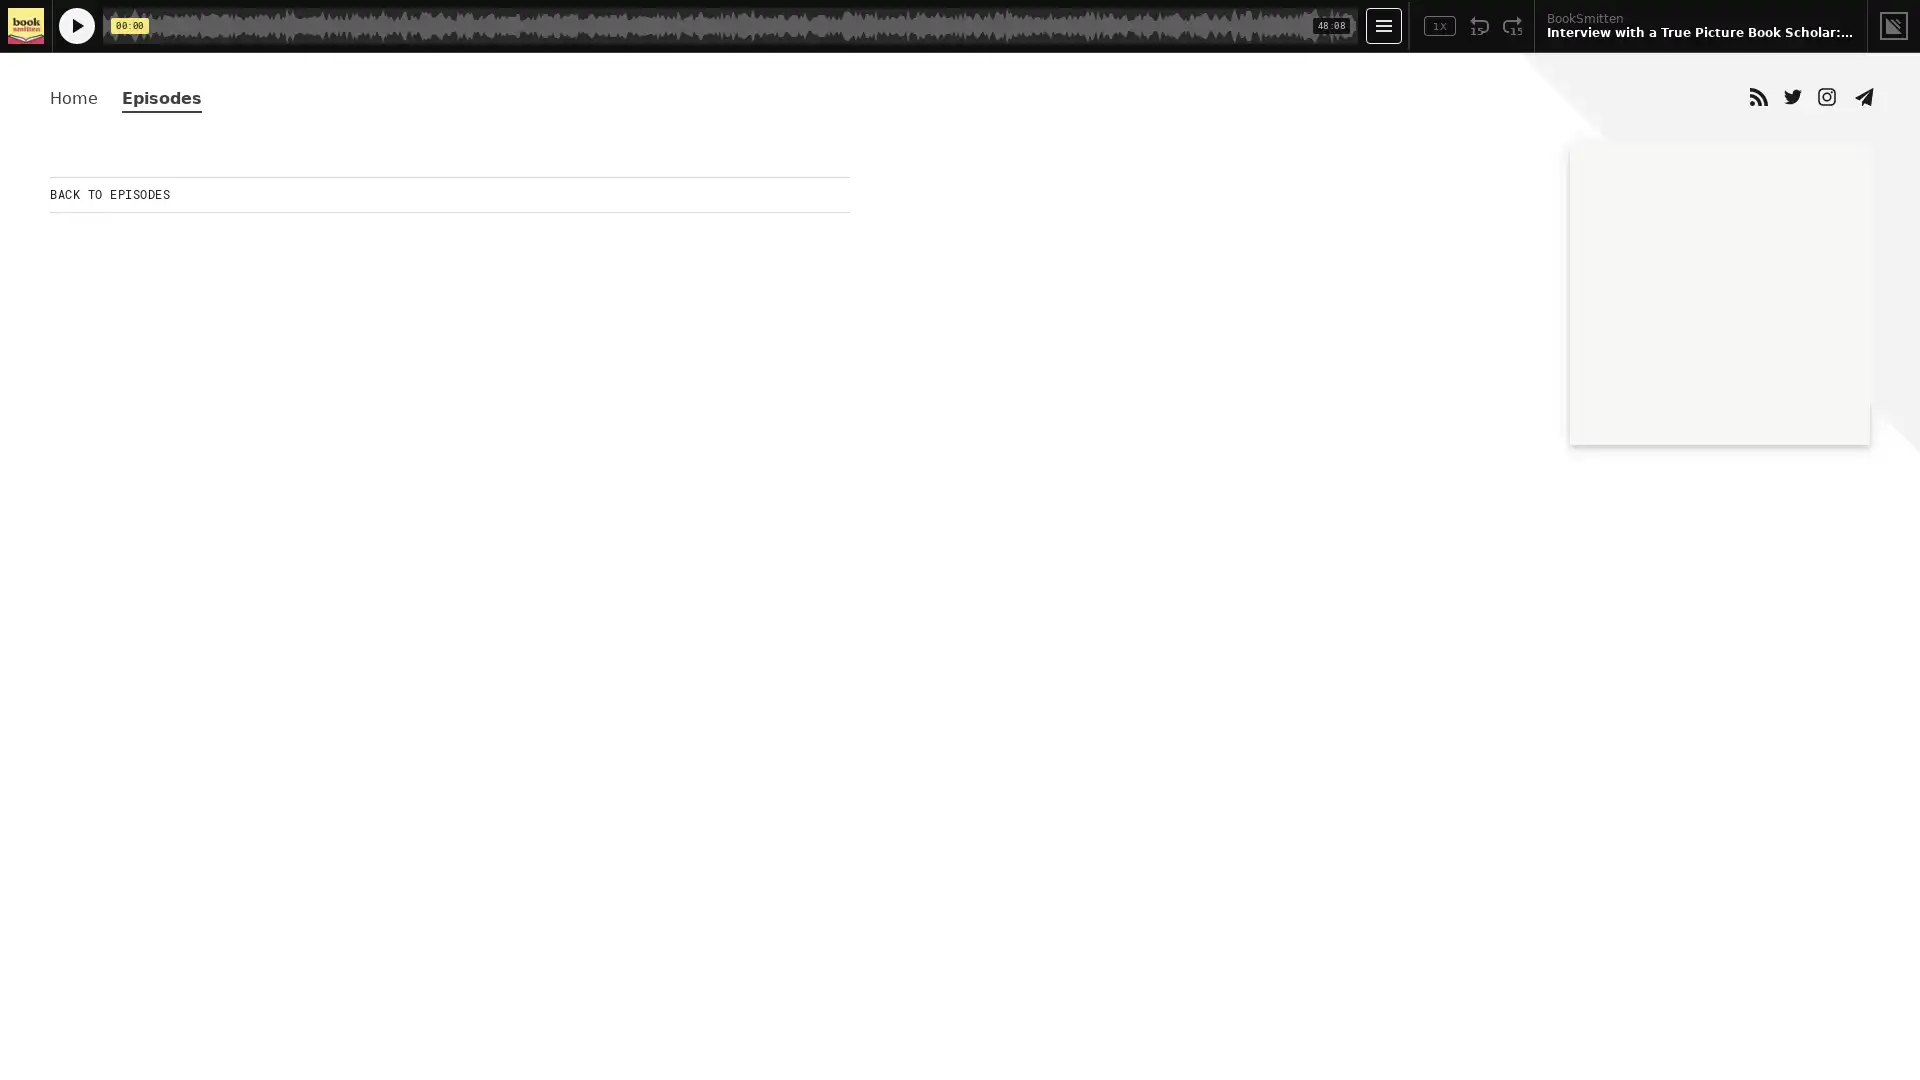 The width and height of the screenshot is (1920, 1080). What do you see at coordinates (254, 268) in the screenshot?
I see `Play` at bounding box center [254, 268].